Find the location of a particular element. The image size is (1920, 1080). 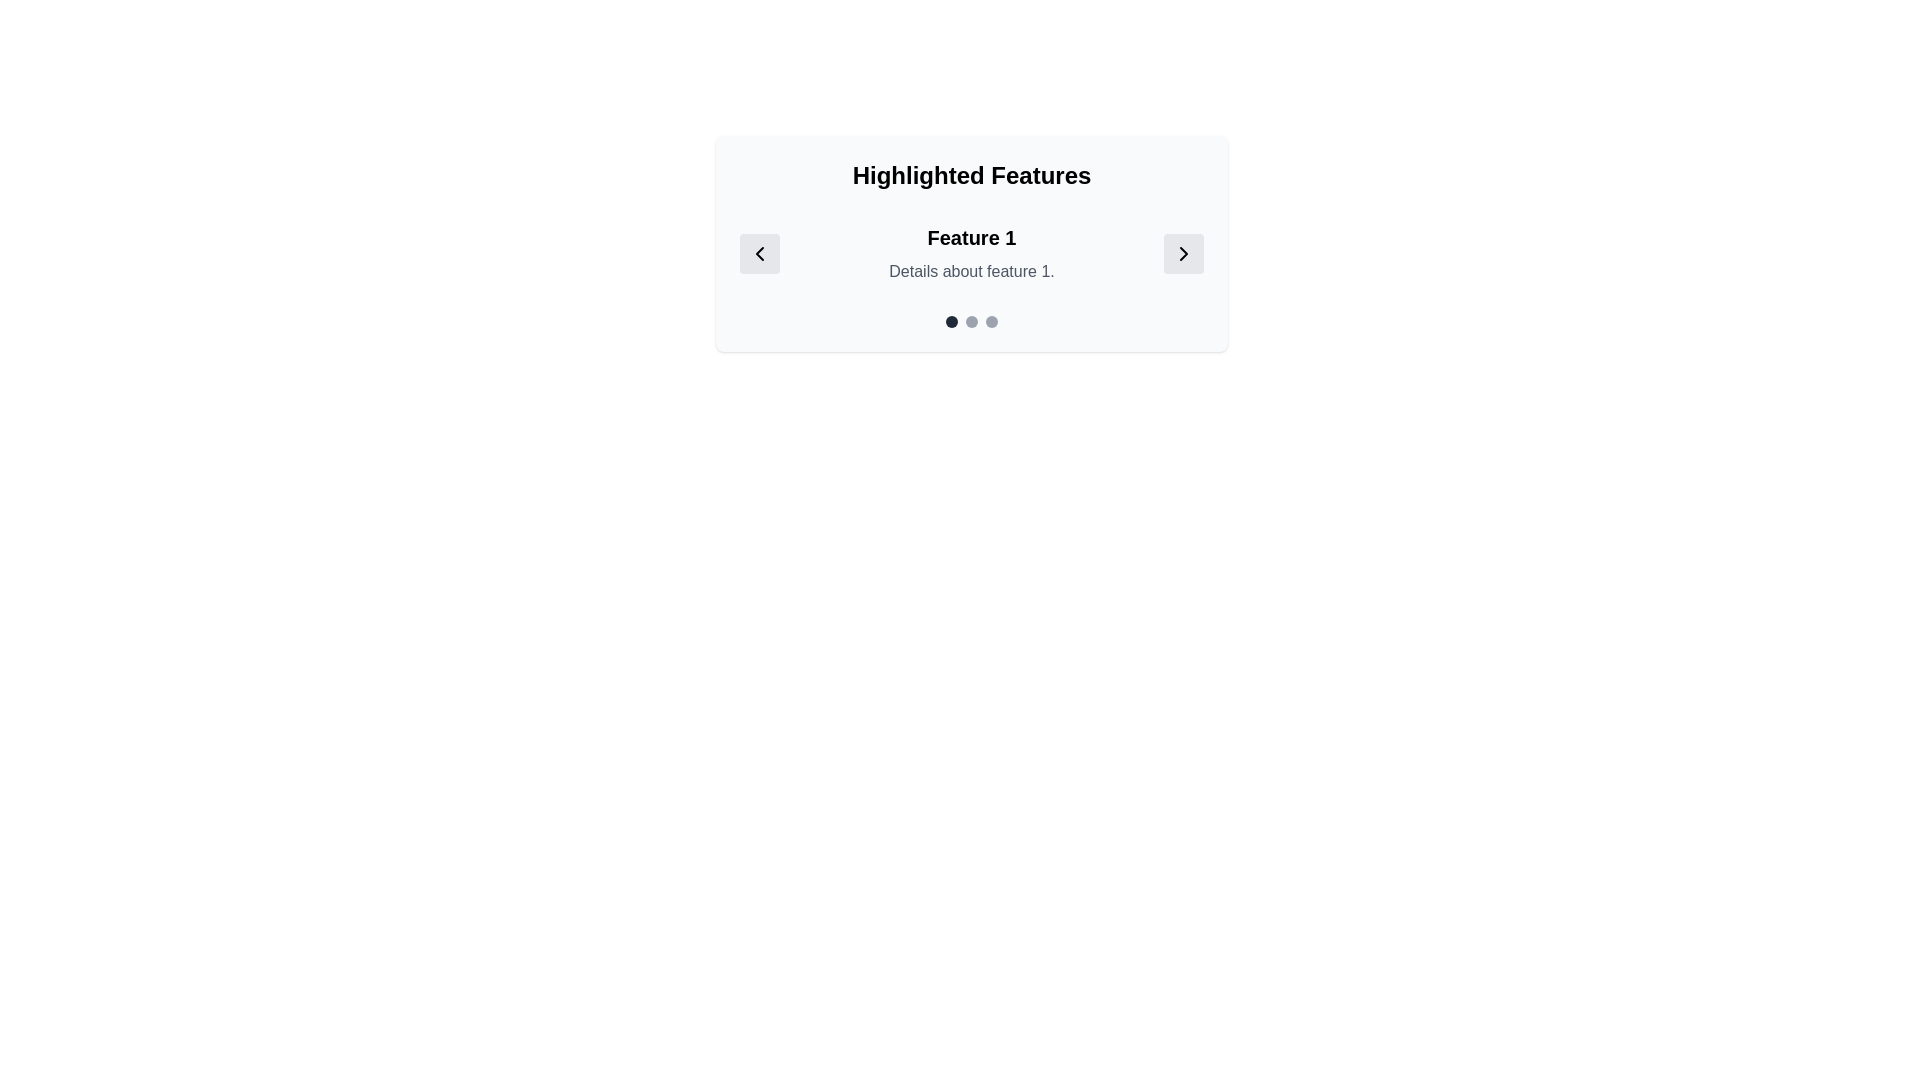

the text label that contains 'Details about feature 1.' styled in a smaller gray font, positioned directly beneath the larger bold text 'Feature 1' is located at coordinates (971, 272).